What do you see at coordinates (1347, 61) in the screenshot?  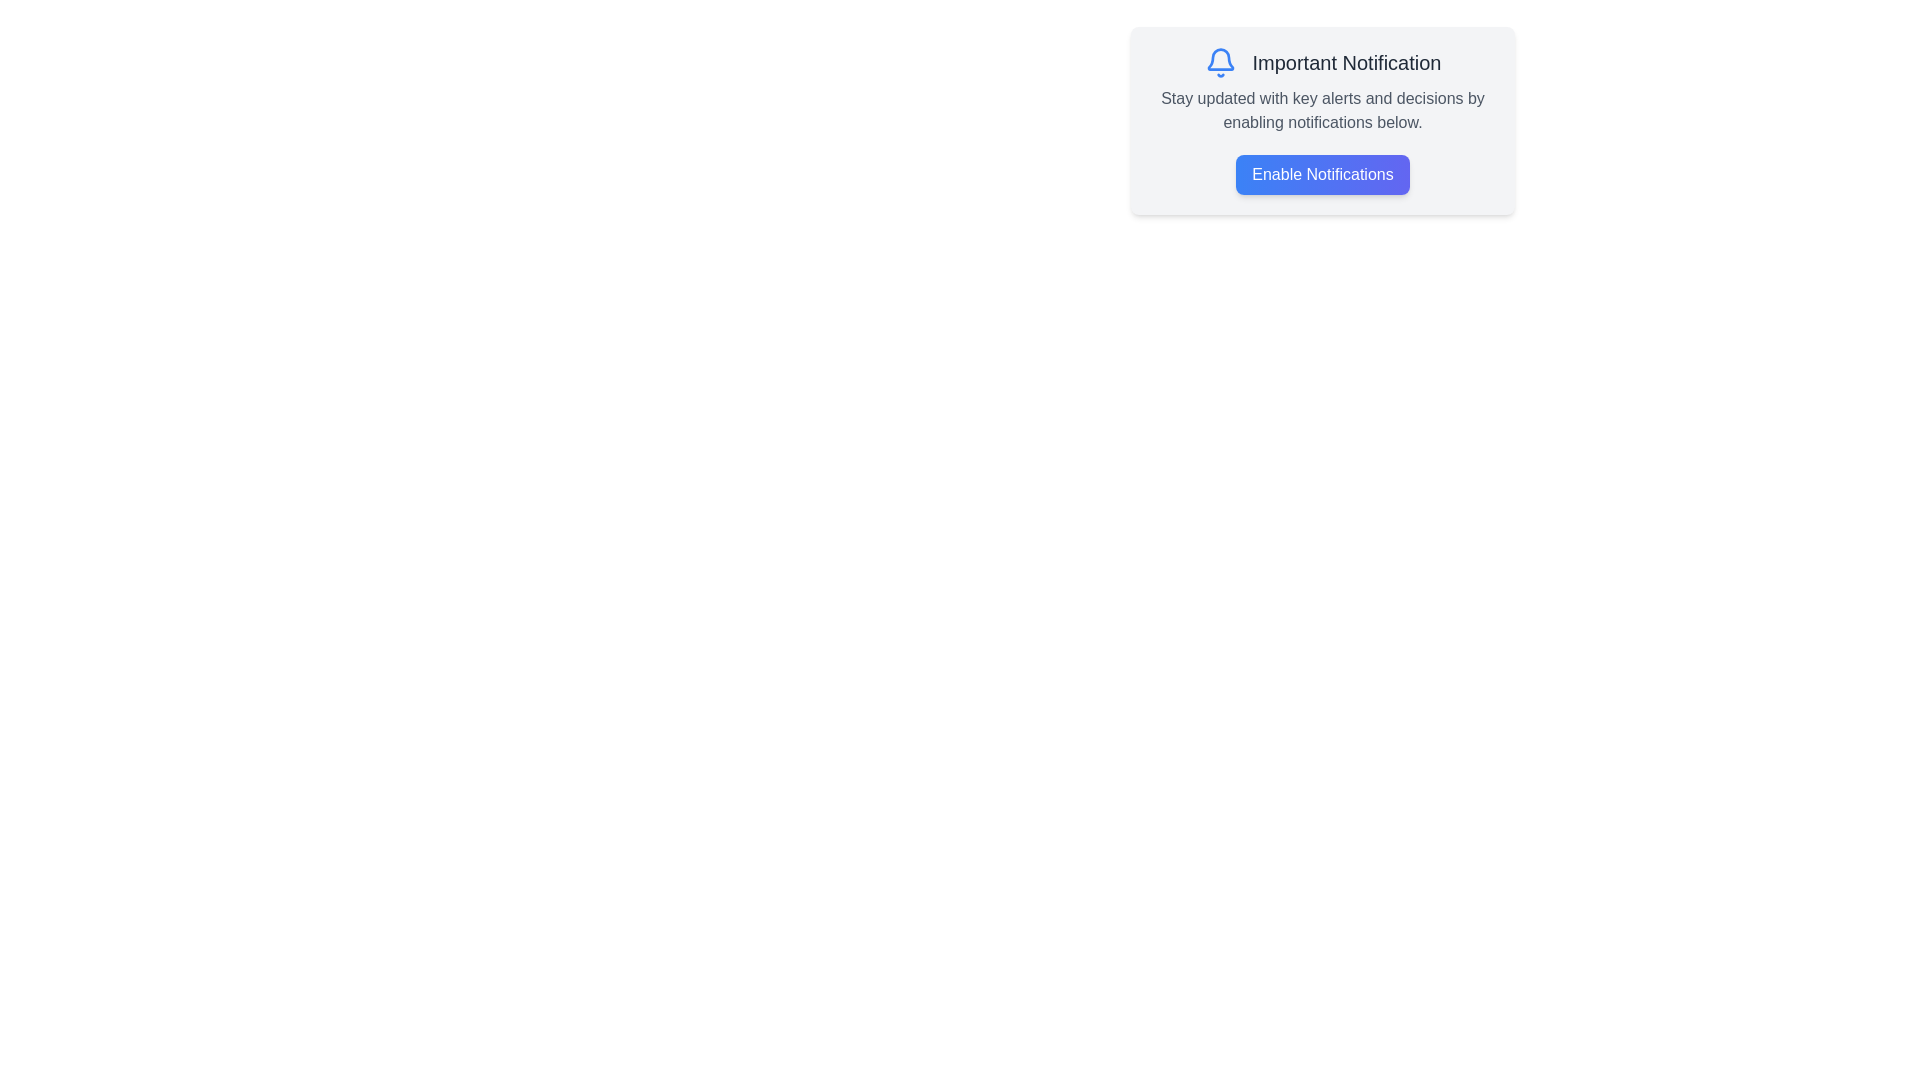 I see `text content of the text label displaying 'Important Notification', which is a bold, large font label aligned to the right of a notification bell icon` at bounding box center [1347, 61].